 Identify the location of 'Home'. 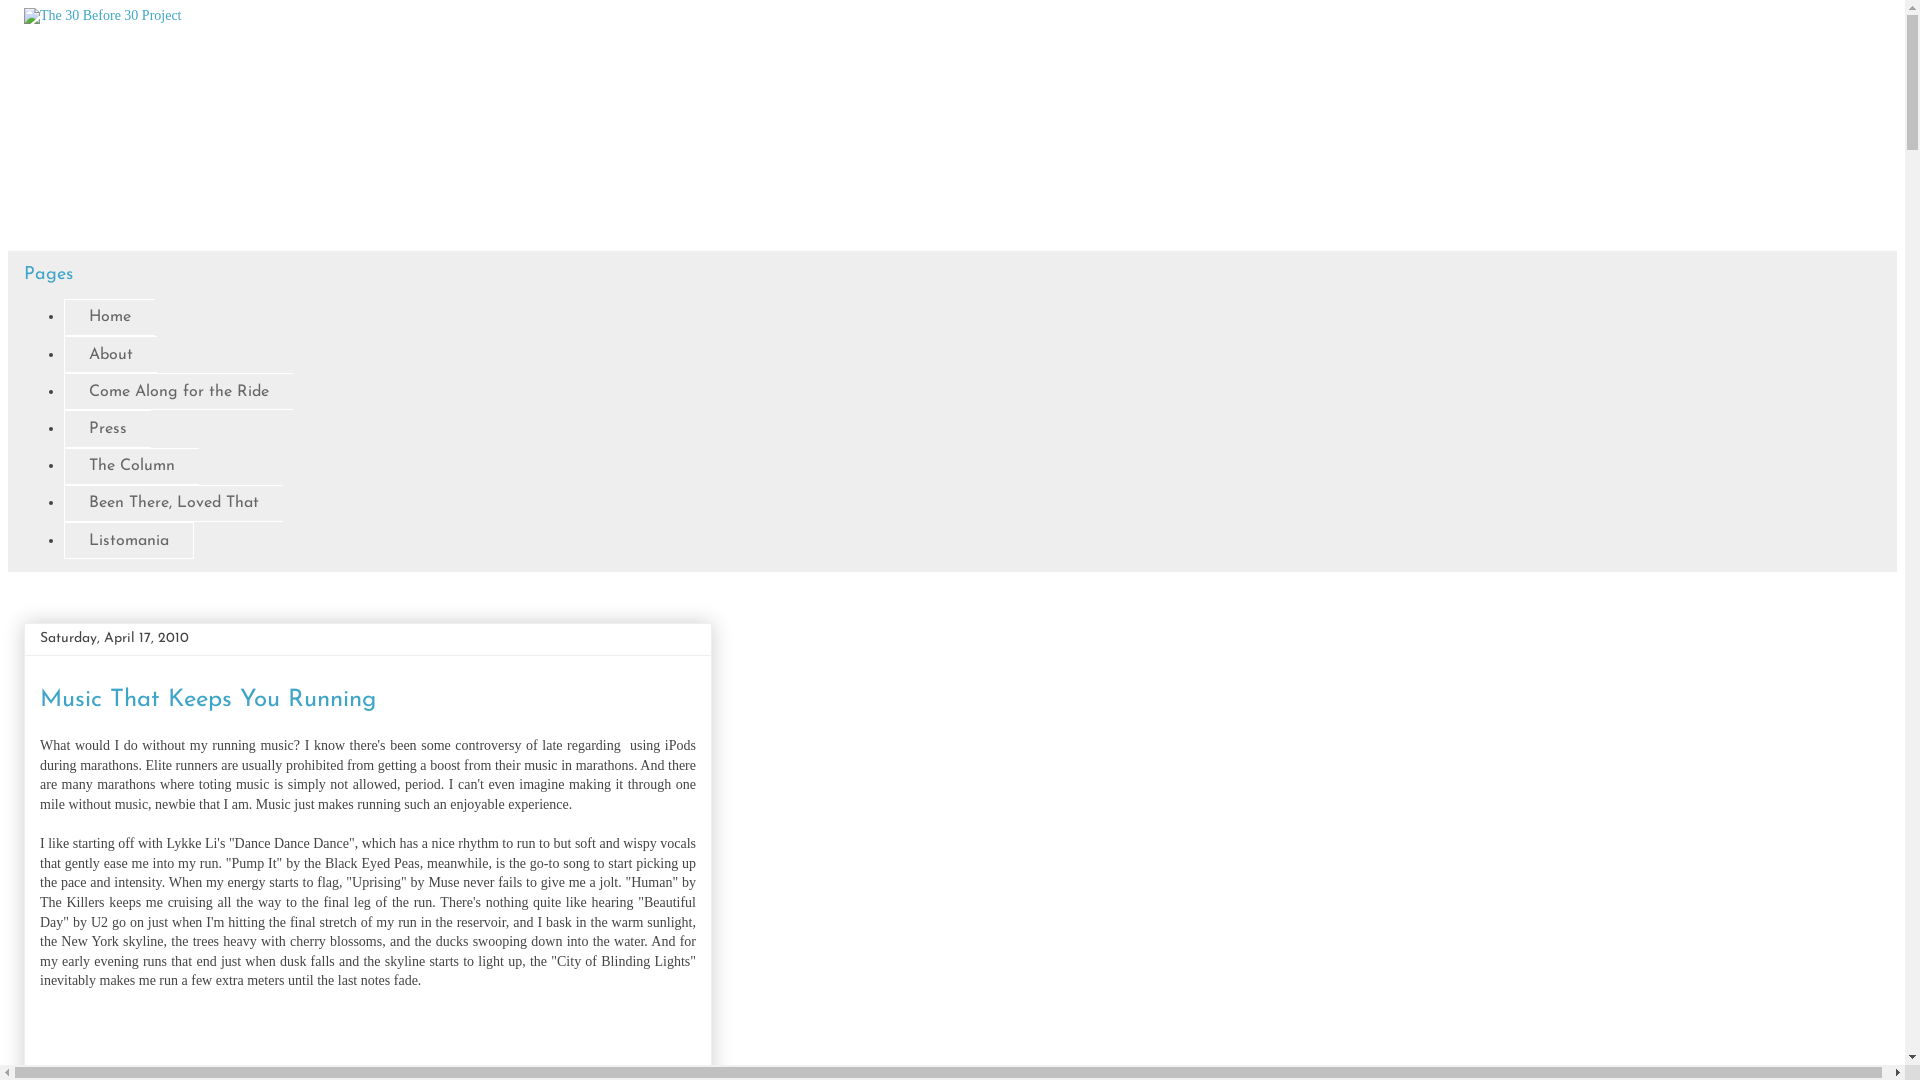
(108, 316).